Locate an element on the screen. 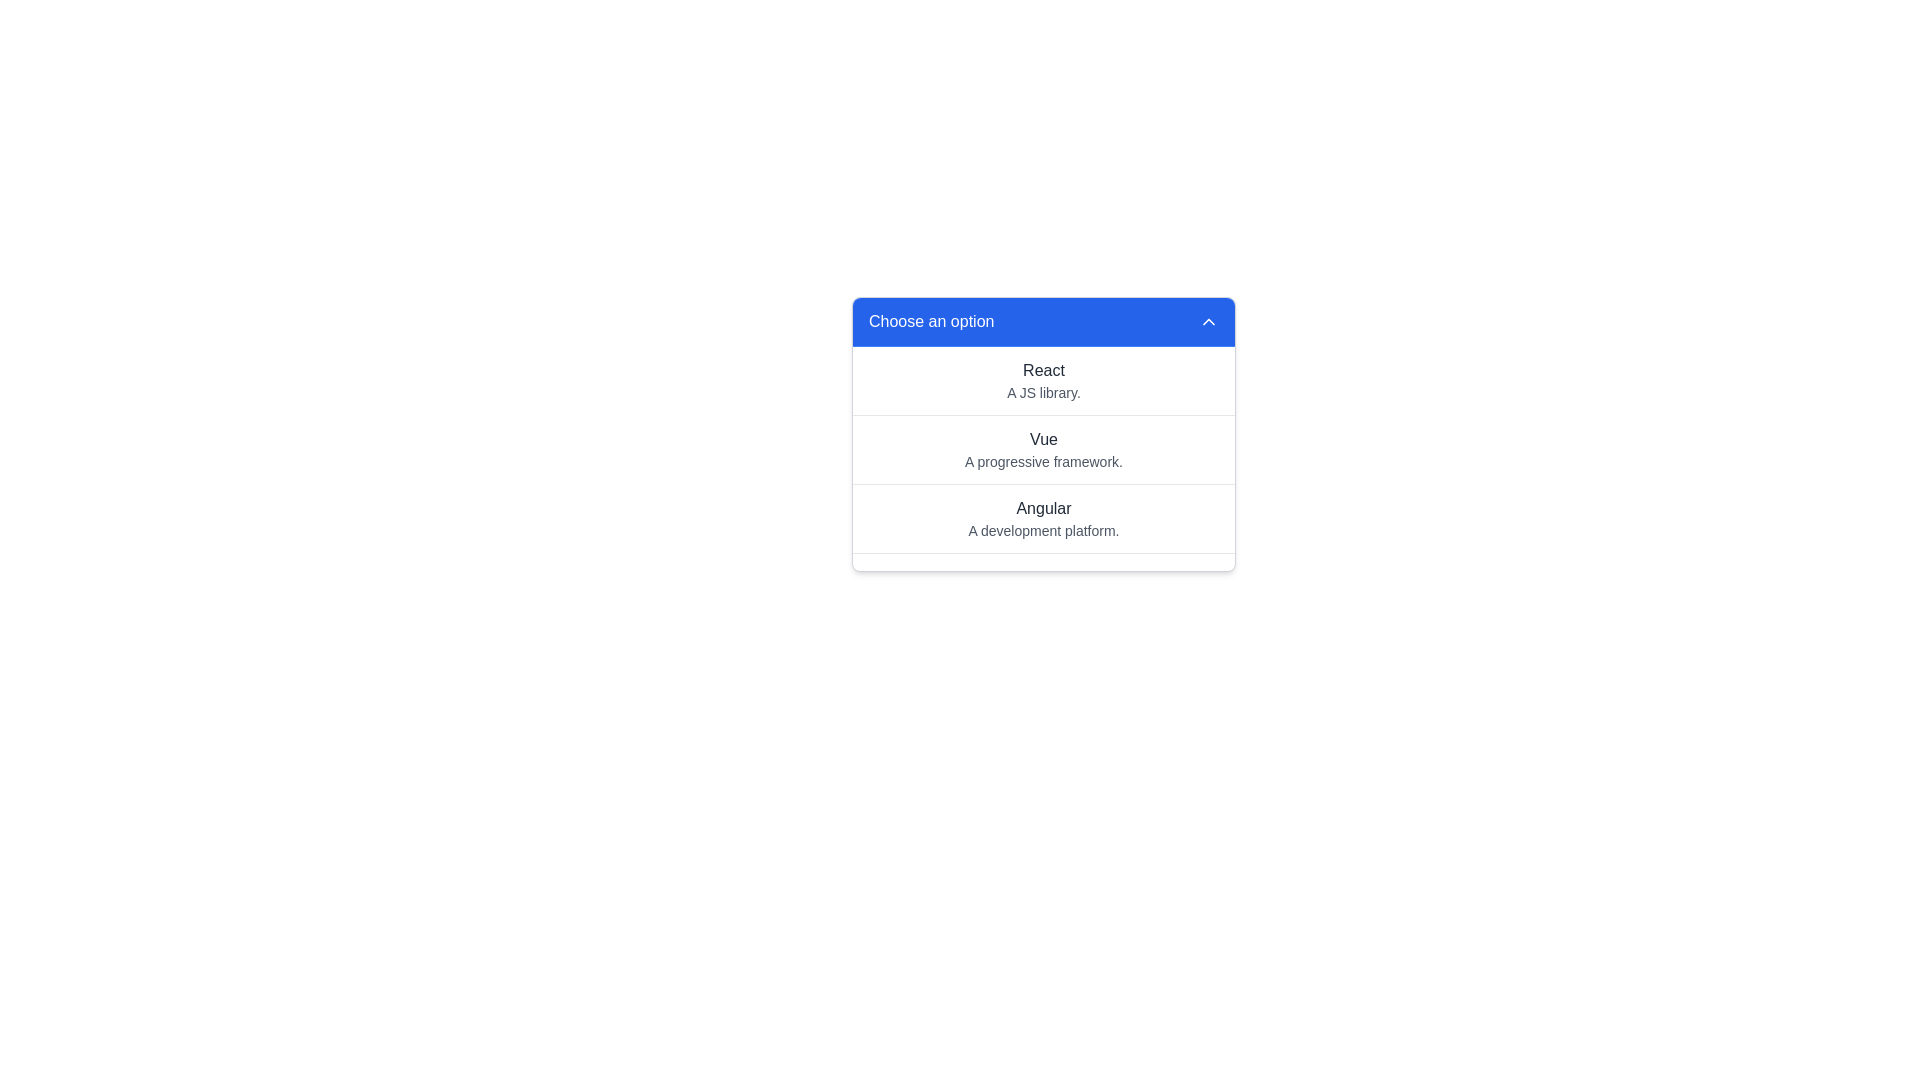 The height and width of the screenshot is (1080, 1920). the text label displaying 'A development platform.' which is positioned beneath the 'Angular' option in the dropdown menu is located at coordinates (1042, 530).